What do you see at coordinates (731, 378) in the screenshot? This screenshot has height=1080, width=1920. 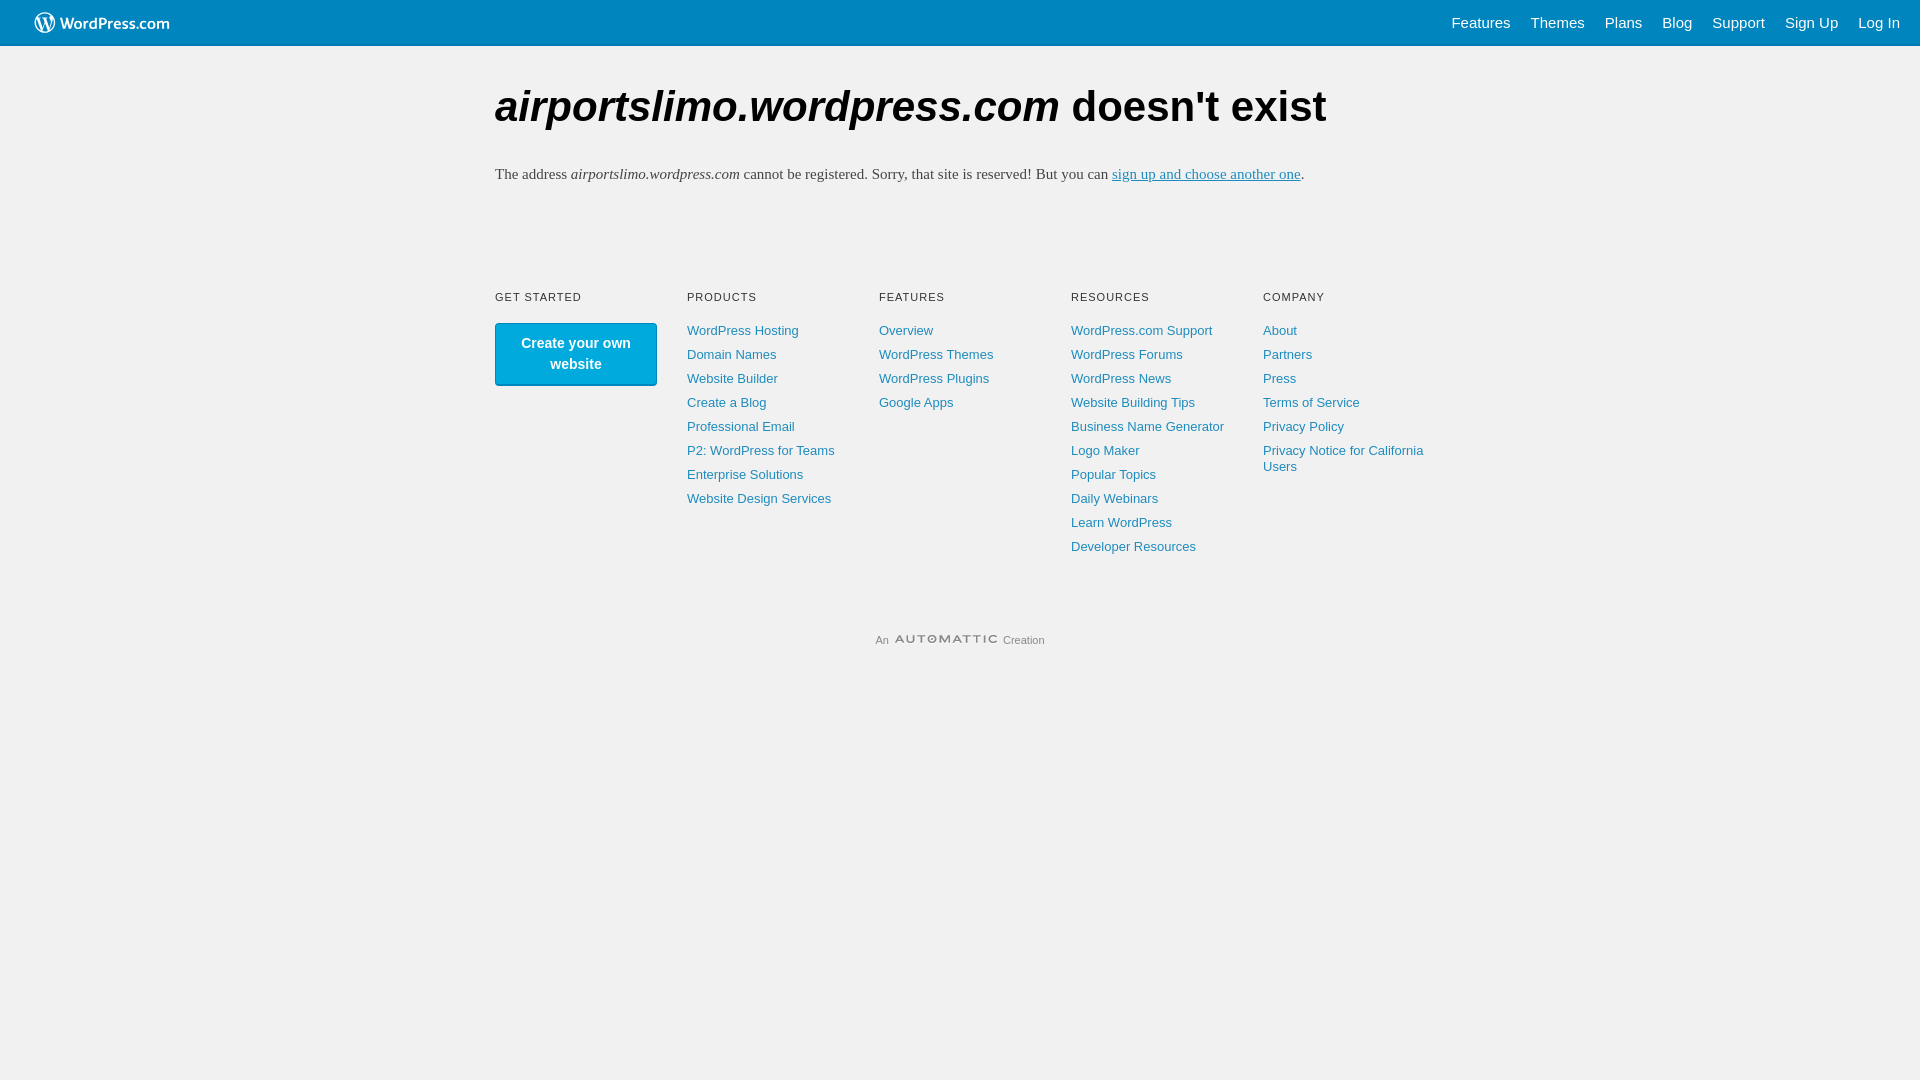 I see `'Website Builder'` at bounding box center [731, 378].